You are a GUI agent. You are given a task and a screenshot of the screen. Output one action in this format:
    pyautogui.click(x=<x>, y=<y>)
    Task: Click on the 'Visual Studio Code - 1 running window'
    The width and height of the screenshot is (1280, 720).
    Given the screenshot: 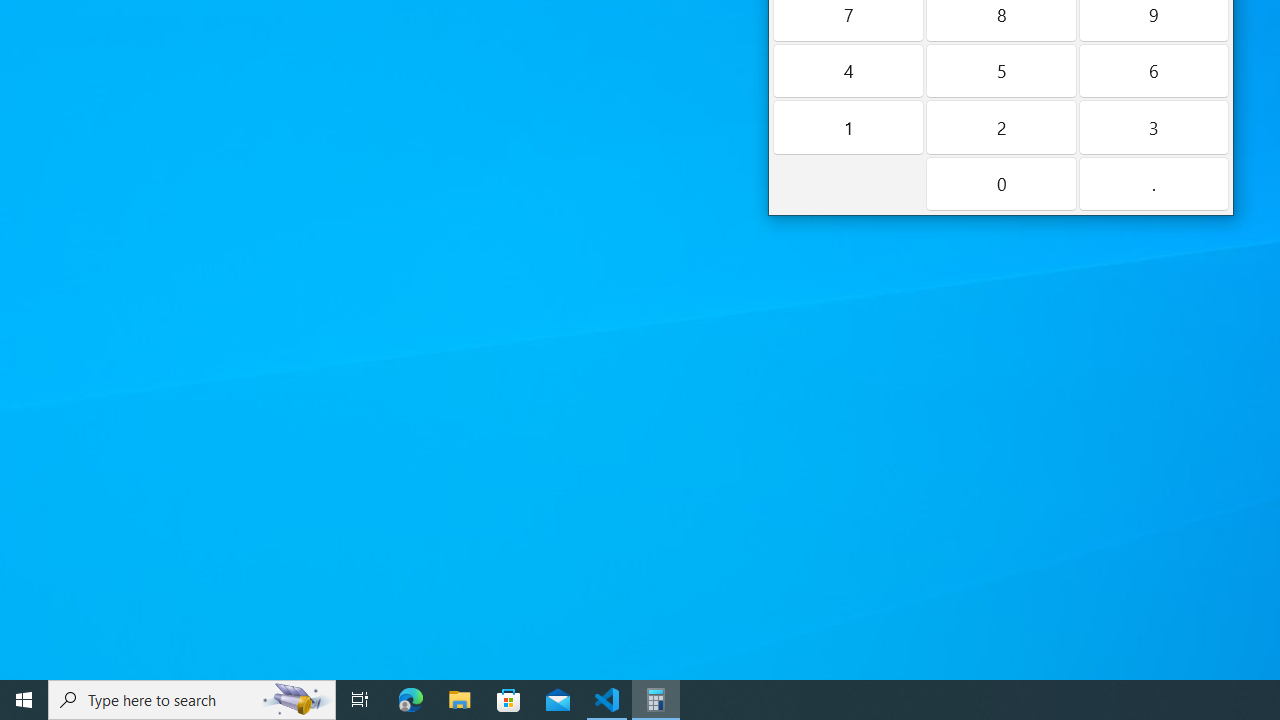 What is the action you would take?
    pyautogui.click(x=606, y=698)
    